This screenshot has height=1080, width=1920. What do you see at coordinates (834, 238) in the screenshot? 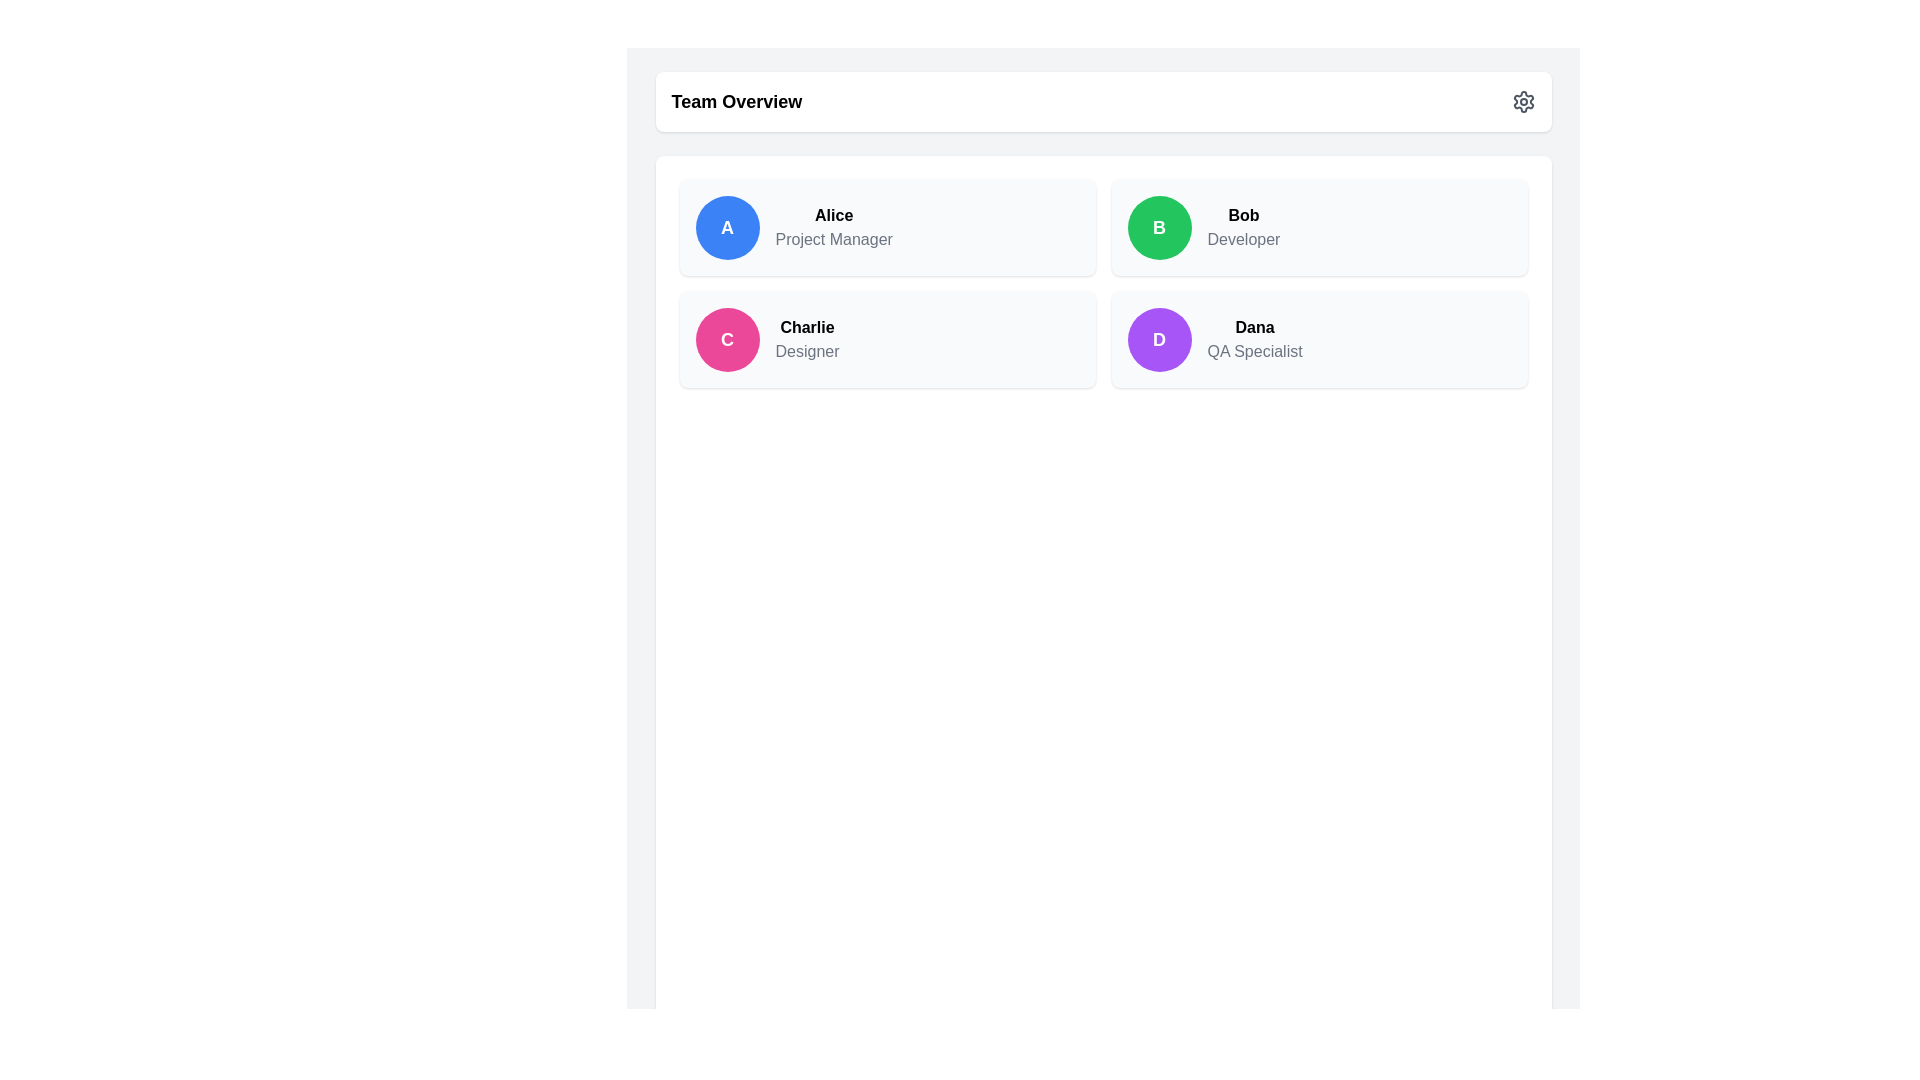
I see `the 'Project Manager' text label, which is styled in lighter gray color and located beneath the name 'Alice' in a team member card` at bounding box center [834, 238].